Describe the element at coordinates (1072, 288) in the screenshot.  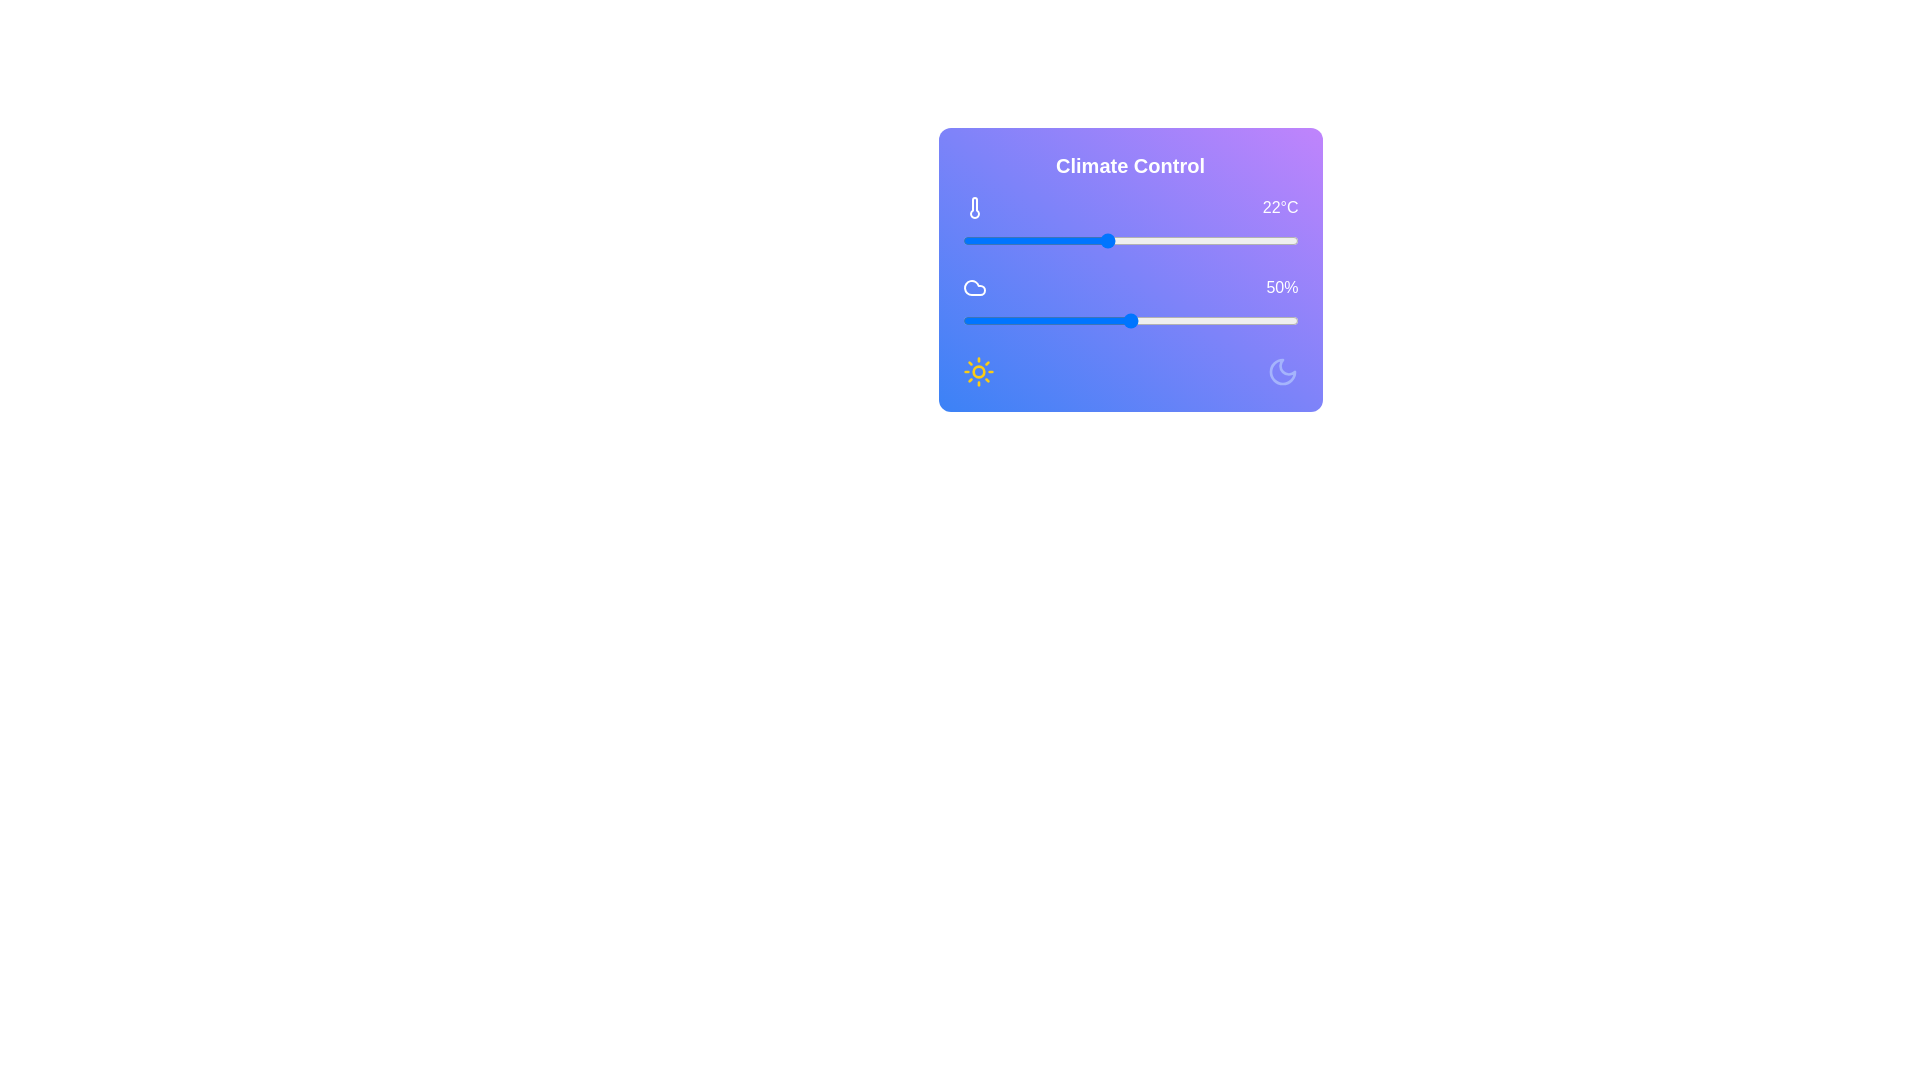
I see `the slider` at that location.